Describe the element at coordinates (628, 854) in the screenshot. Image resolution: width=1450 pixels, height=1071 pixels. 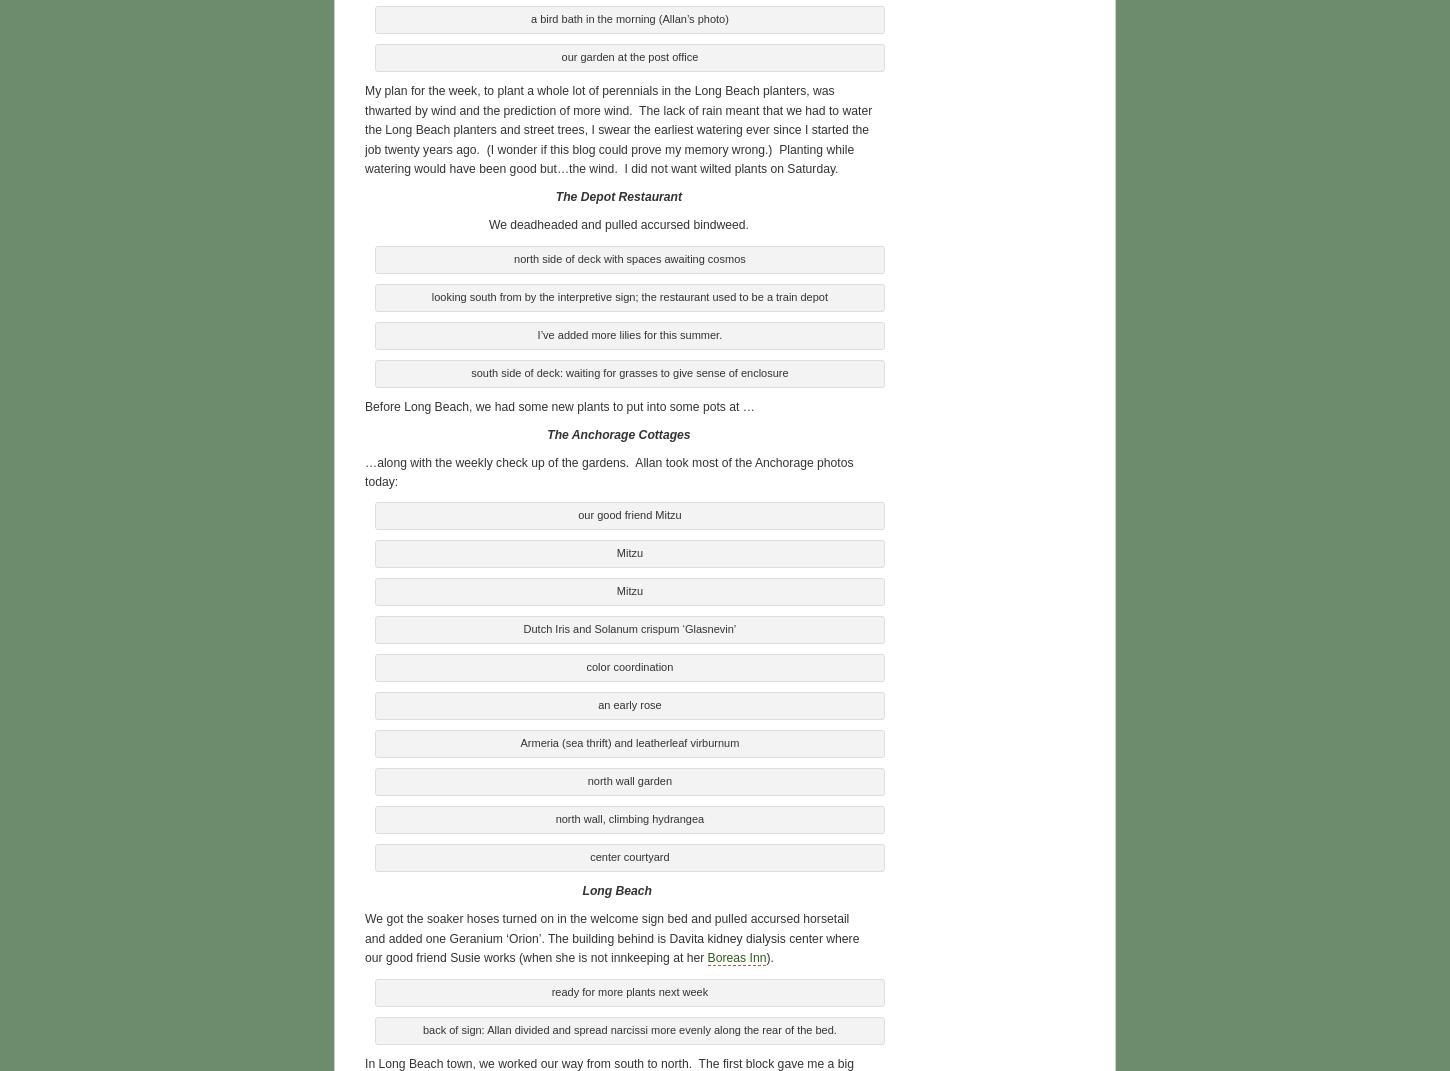
I see `'center courtyard'` at that location.